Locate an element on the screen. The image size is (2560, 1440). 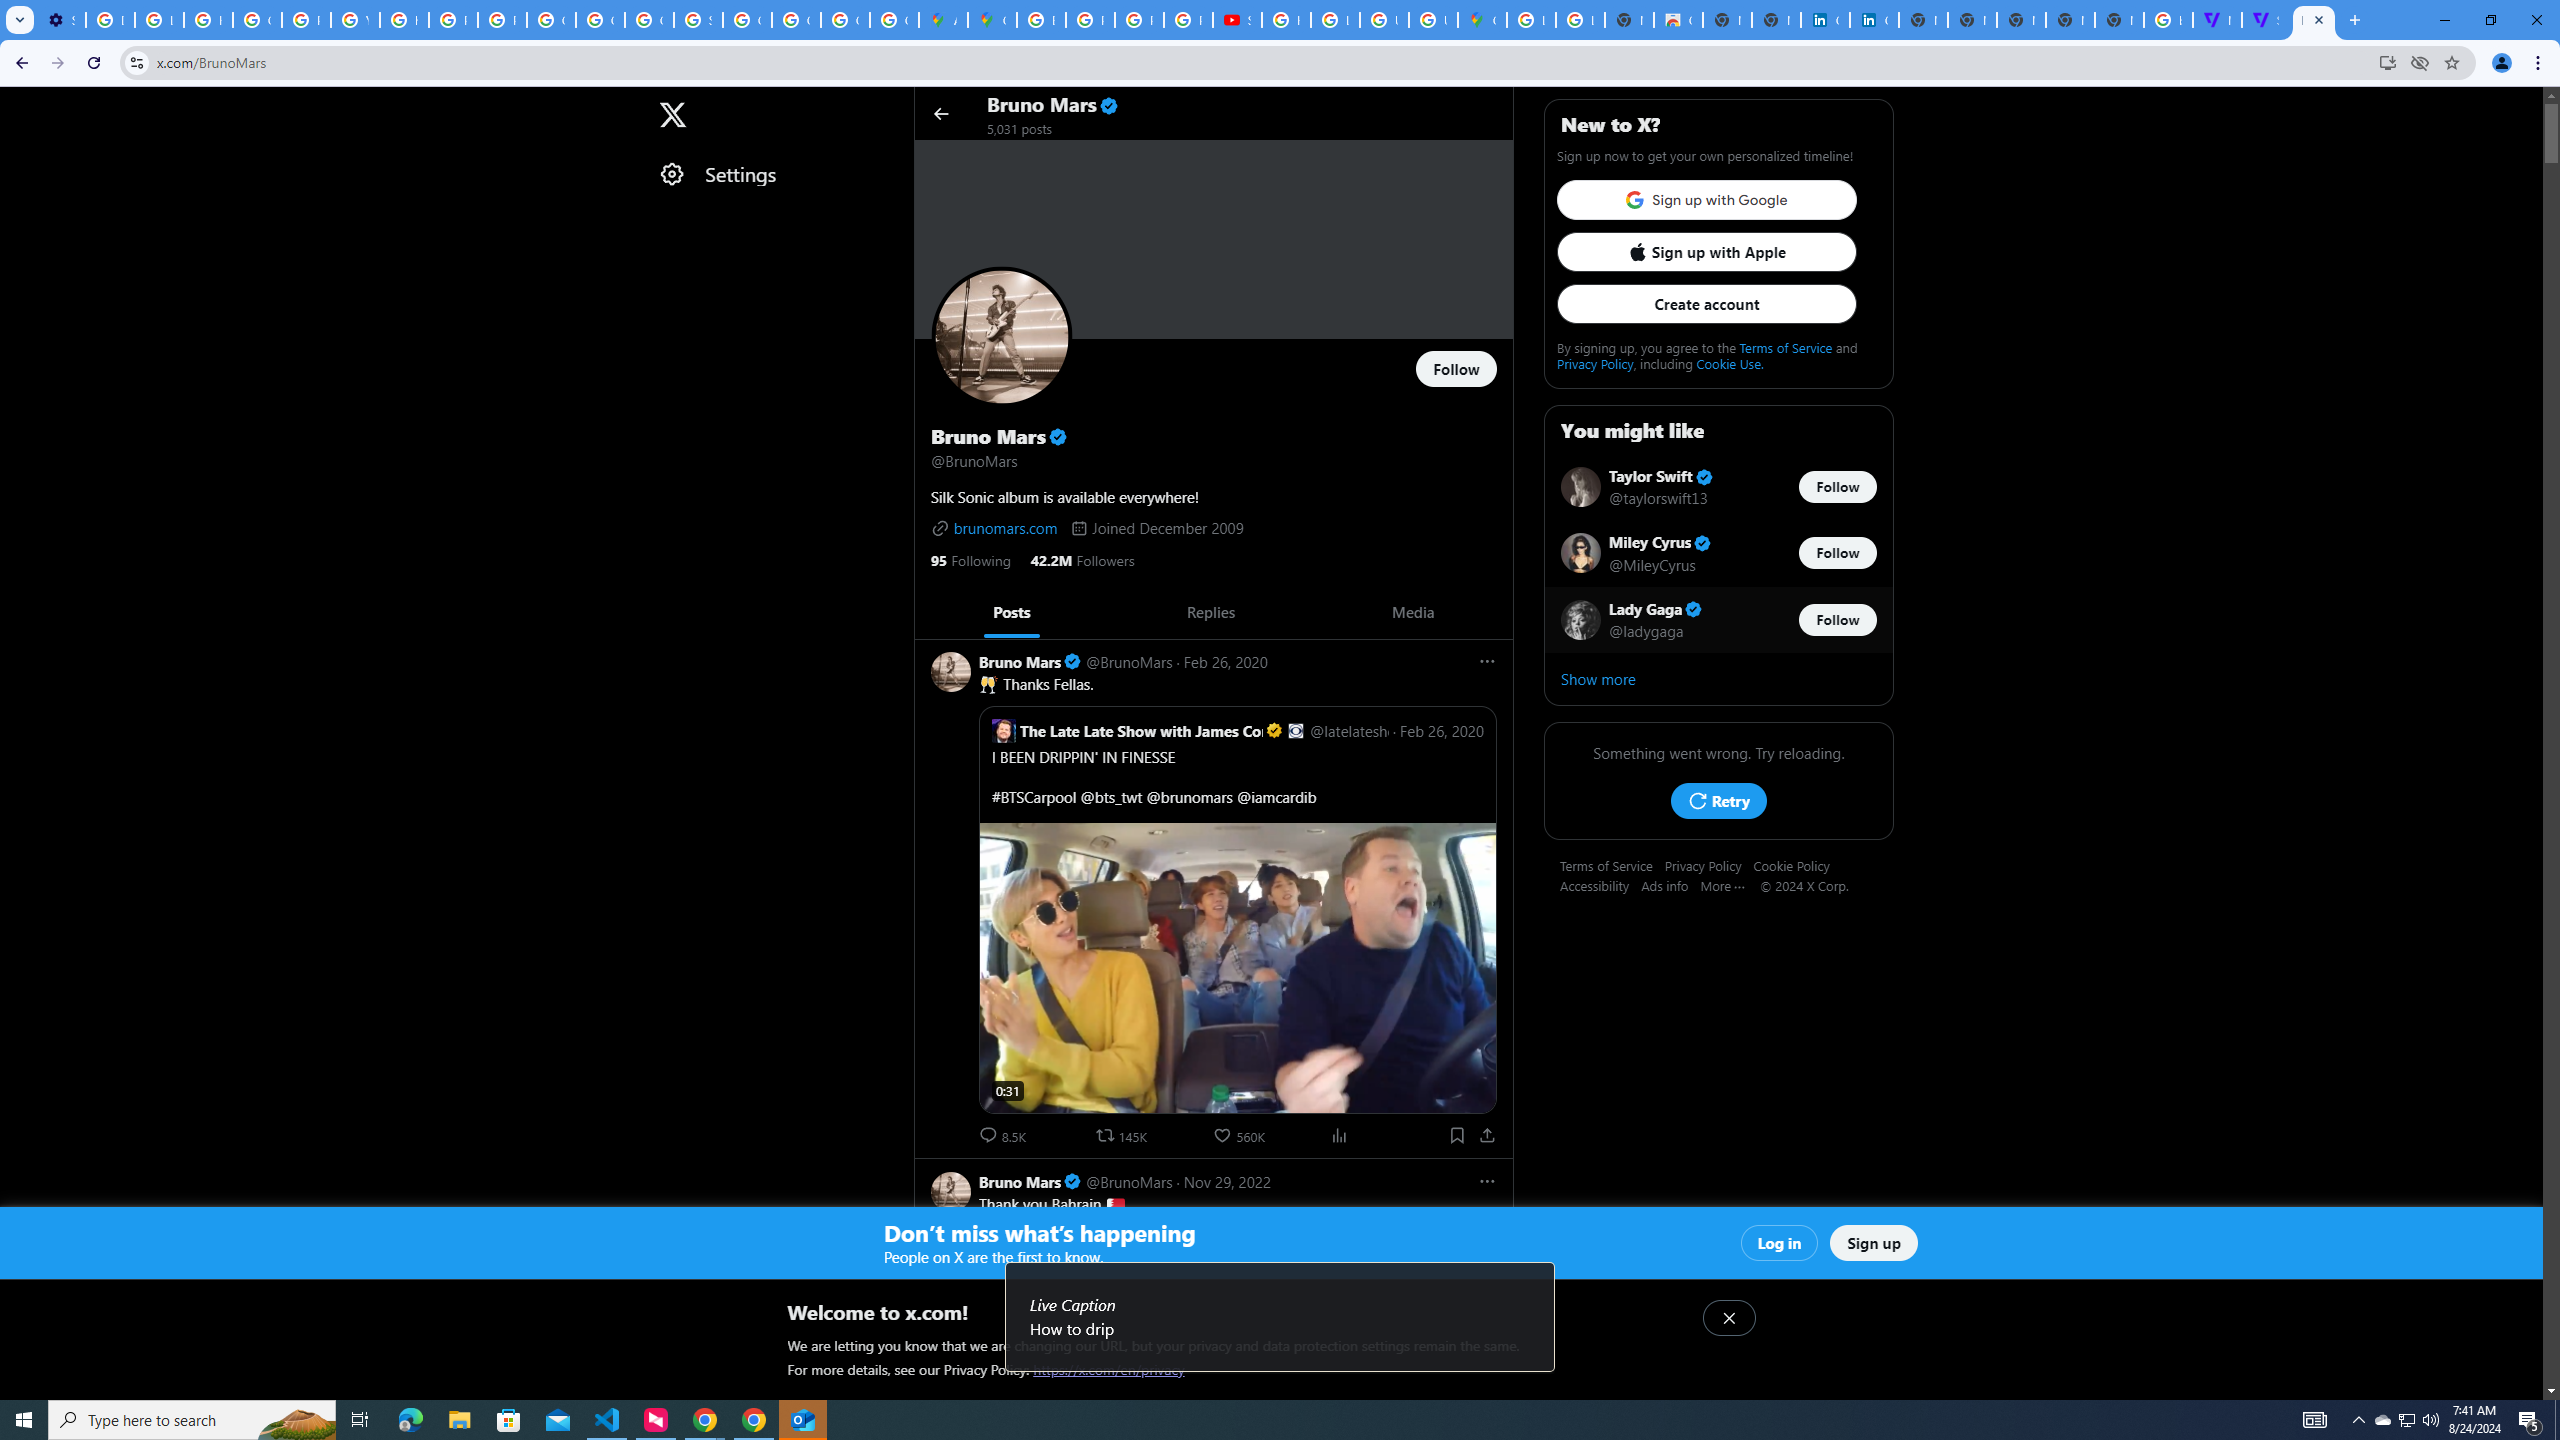
'@MileyCyrus' is located at coordinates (1651, 563).